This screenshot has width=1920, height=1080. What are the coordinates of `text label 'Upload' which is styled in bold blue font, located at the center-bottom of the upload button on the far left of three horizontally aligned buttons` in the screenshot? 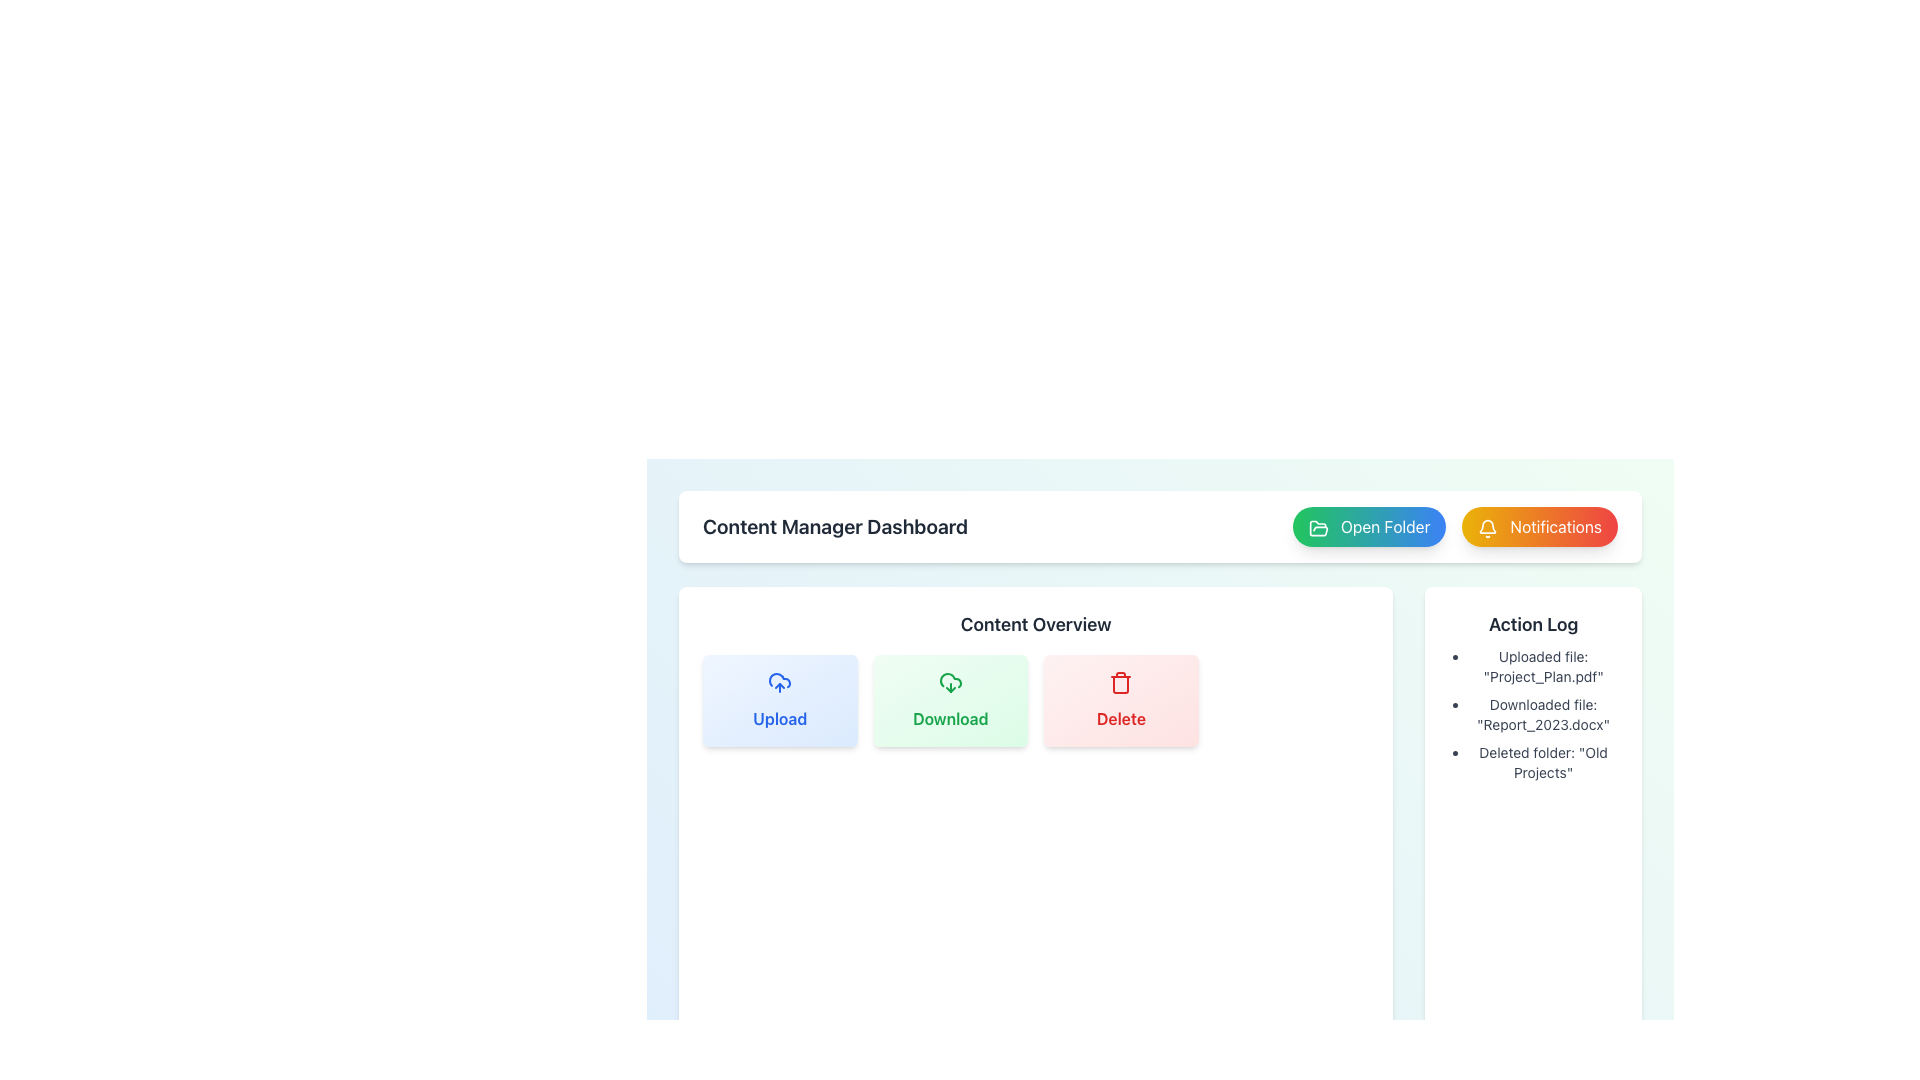 It's located at (779, 717).